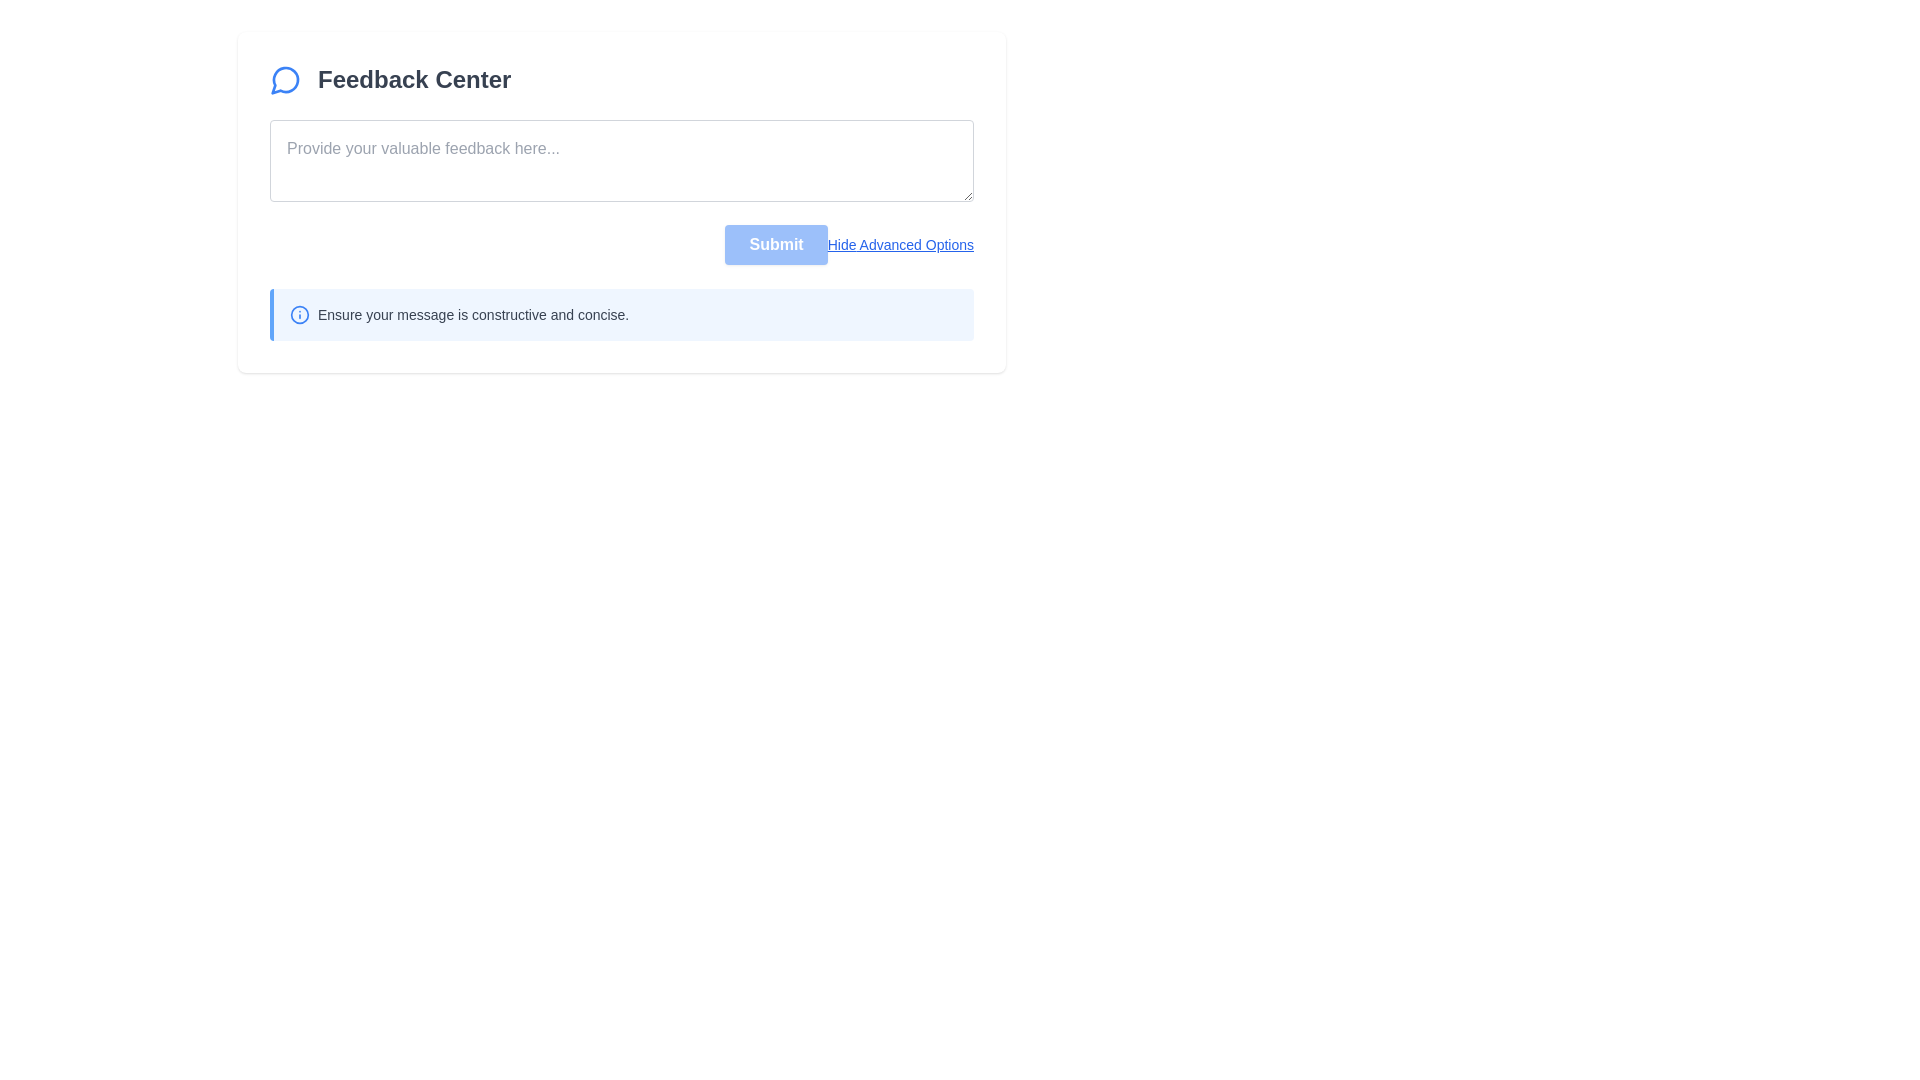  I want to click on the Information icon located at the leftmost side of the message 'Ensure your message is constructive and concise.', so click(298, 315).